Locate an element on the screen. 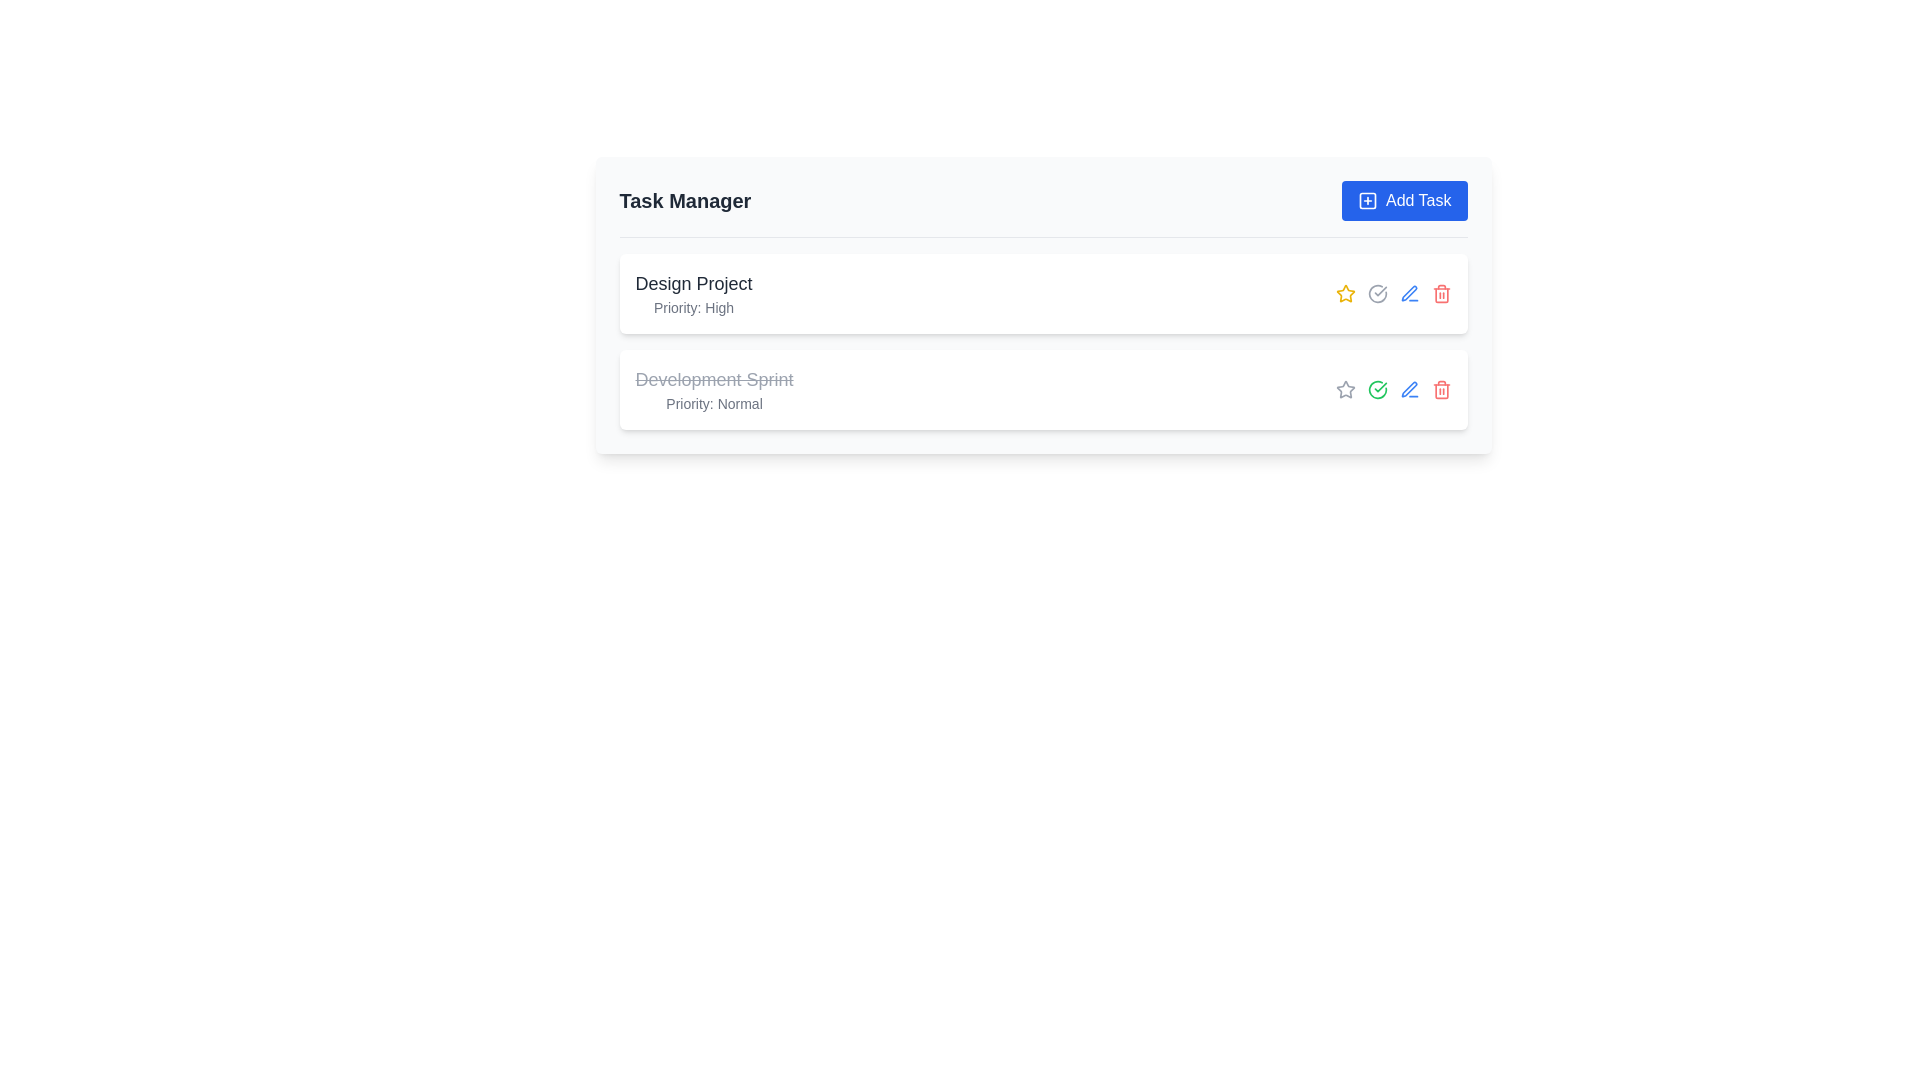  the third icon in the horizontal sequence, which symbolizes the edit action for modifying task details, to observe a visual state change is located at coordinates (1408, 389).